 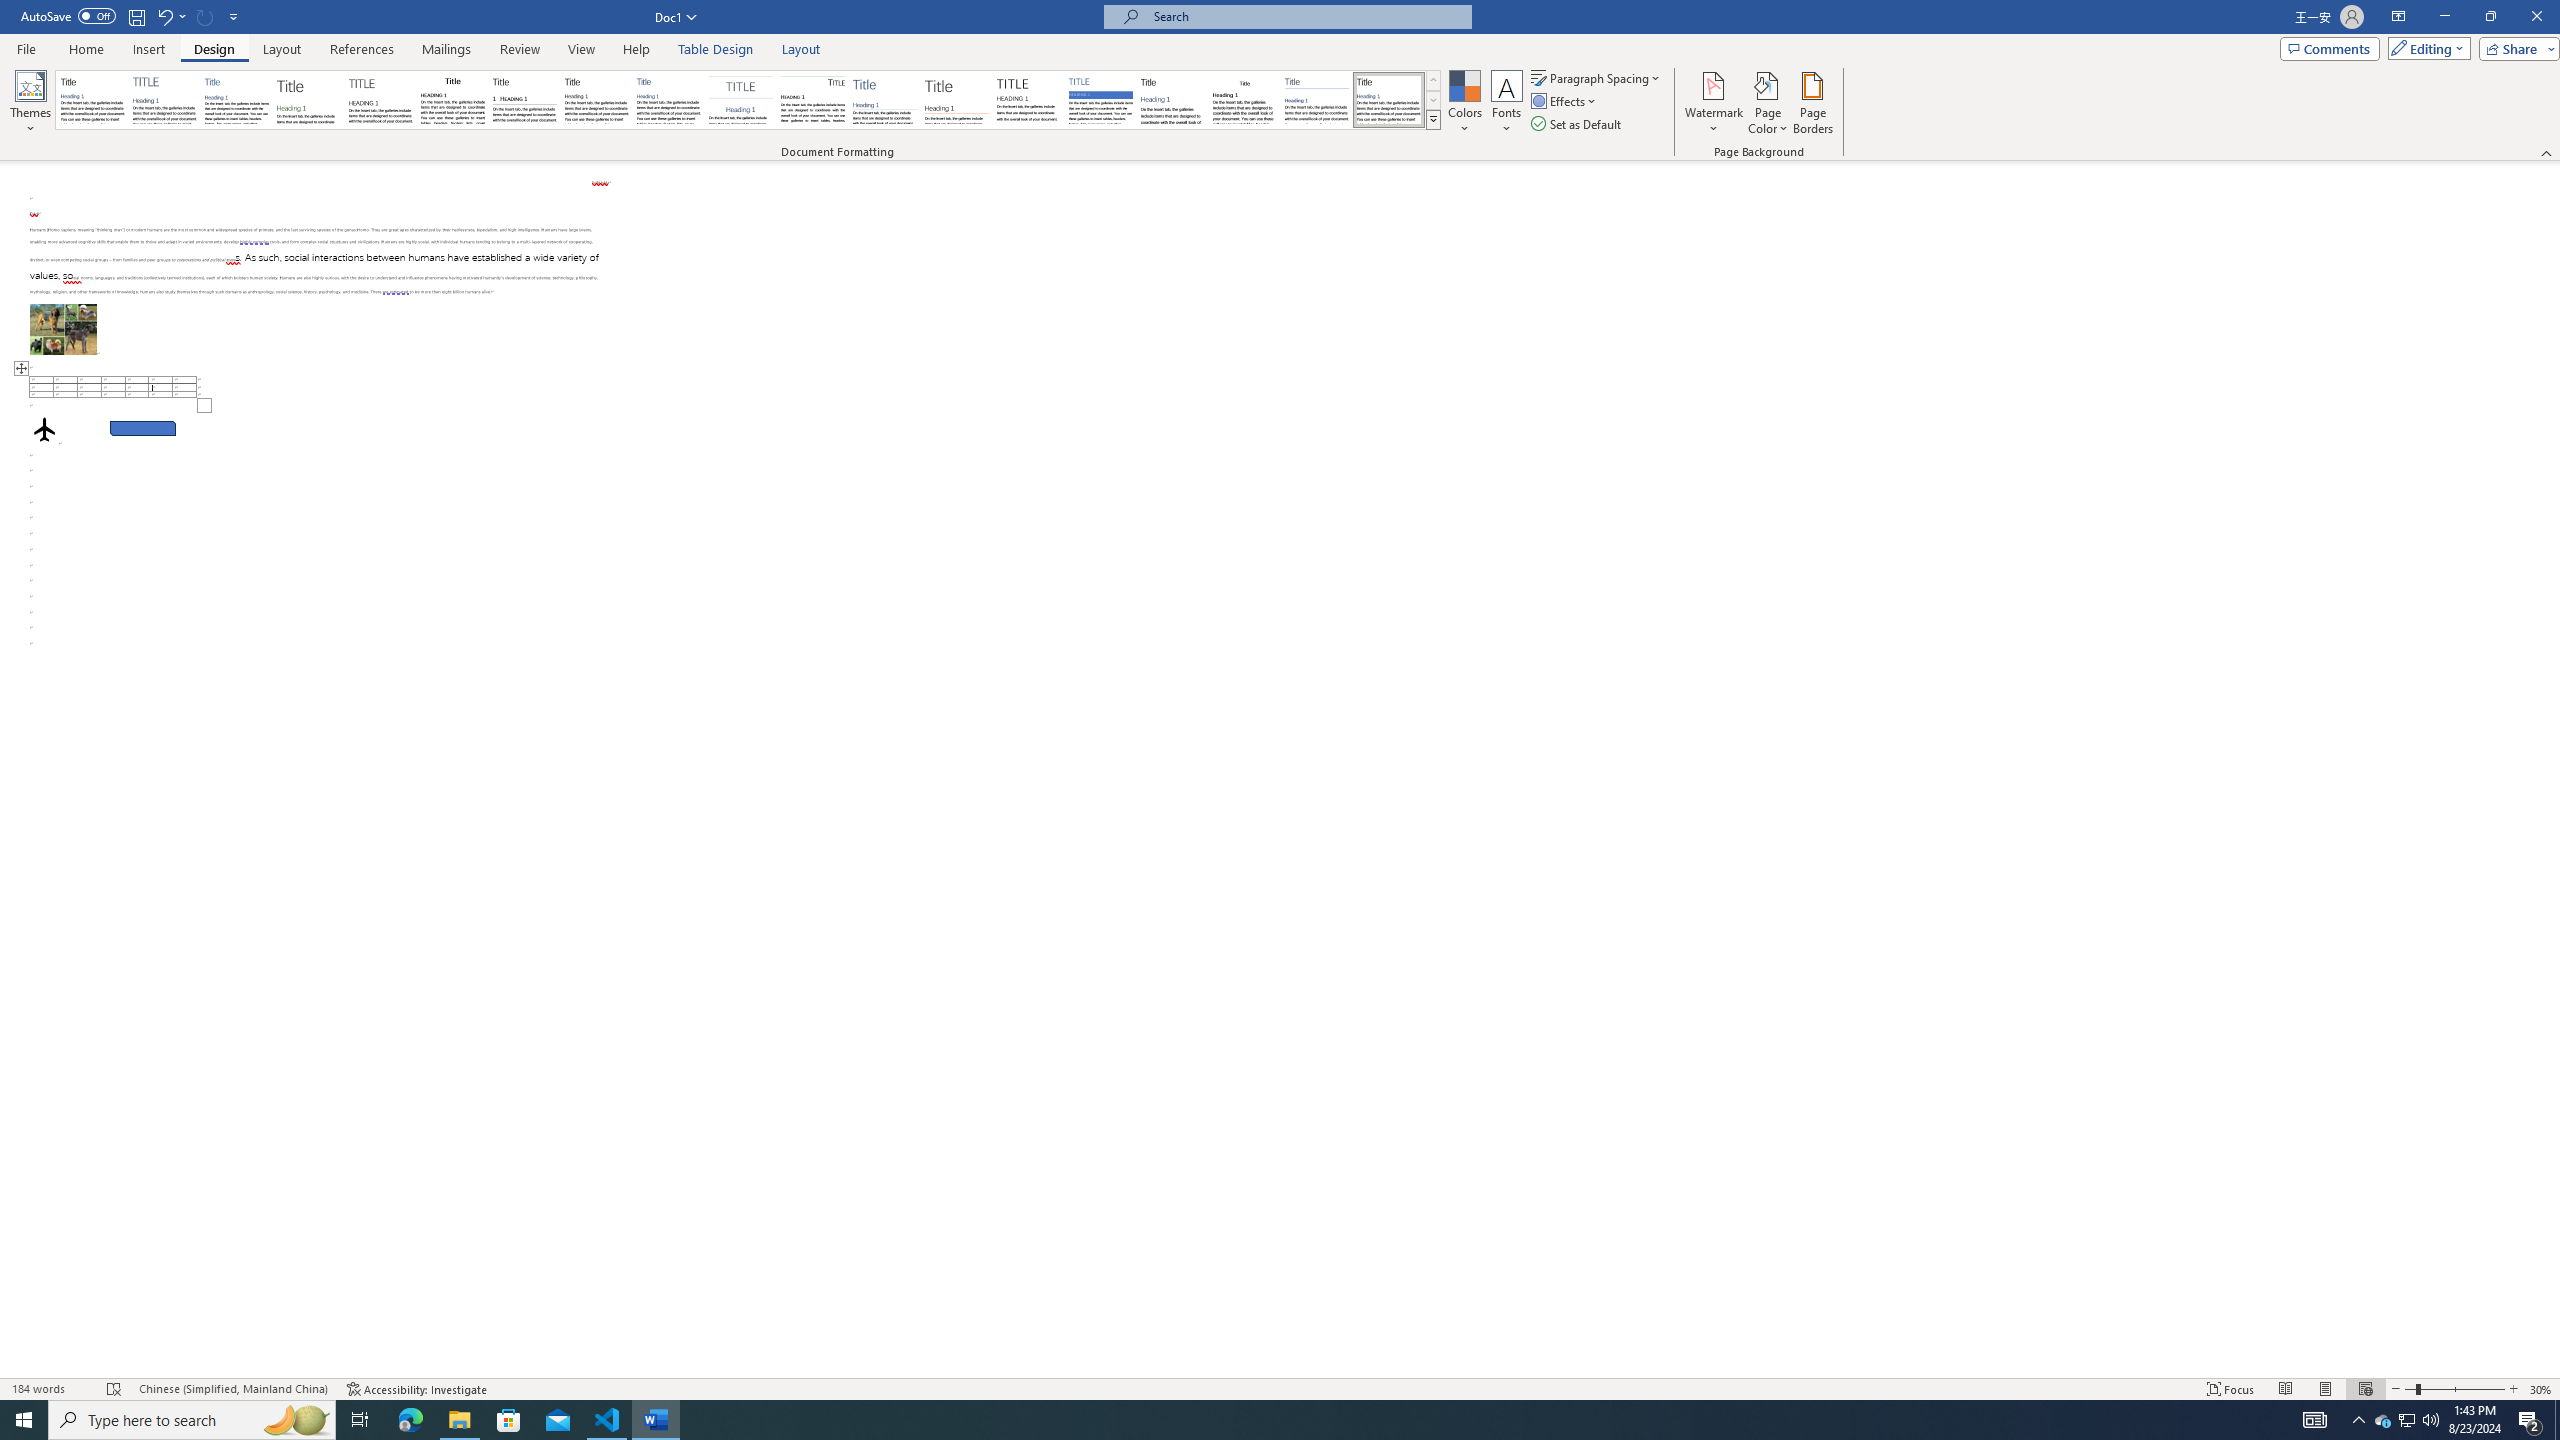 I want to click on 'Morphological variation in six dogs', so click(x=64, y=329).